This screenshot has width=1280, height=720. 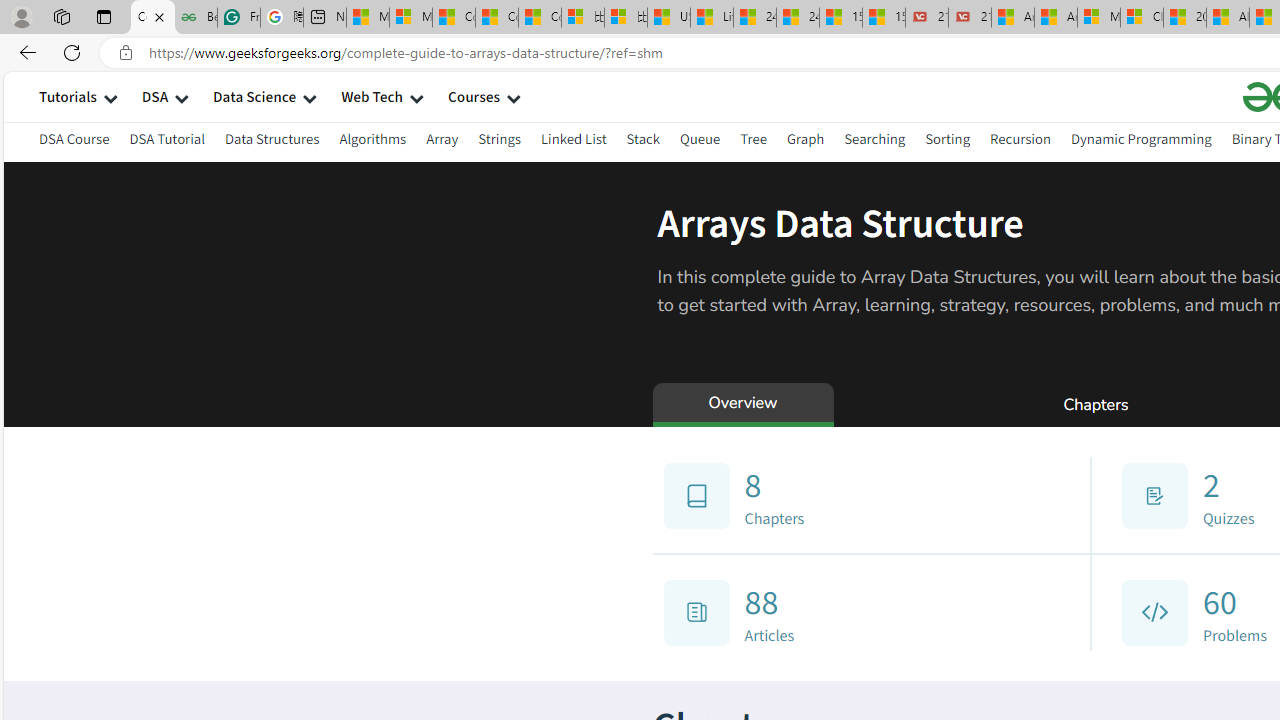 I want to click on 'Tutorials', so click(x=67, y=96).